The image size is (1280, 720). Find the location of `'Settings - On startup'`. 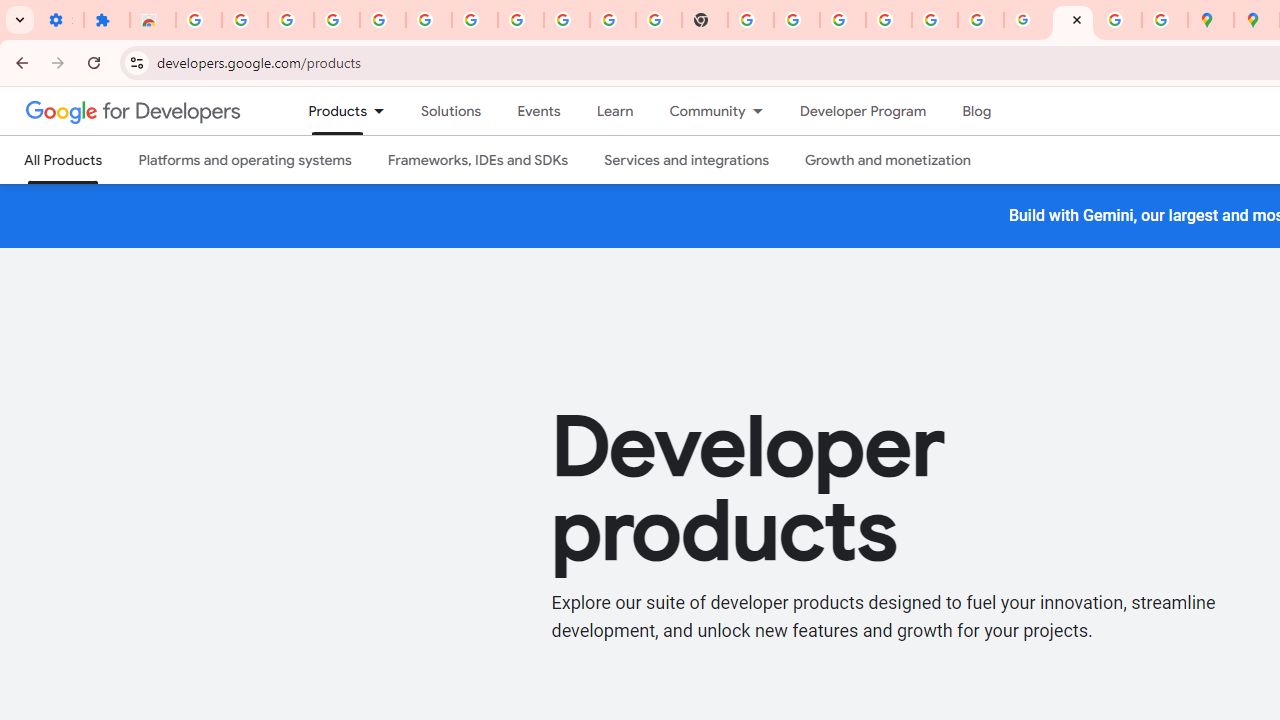

'Settings - On startup' is located at coordinates (60, 20).